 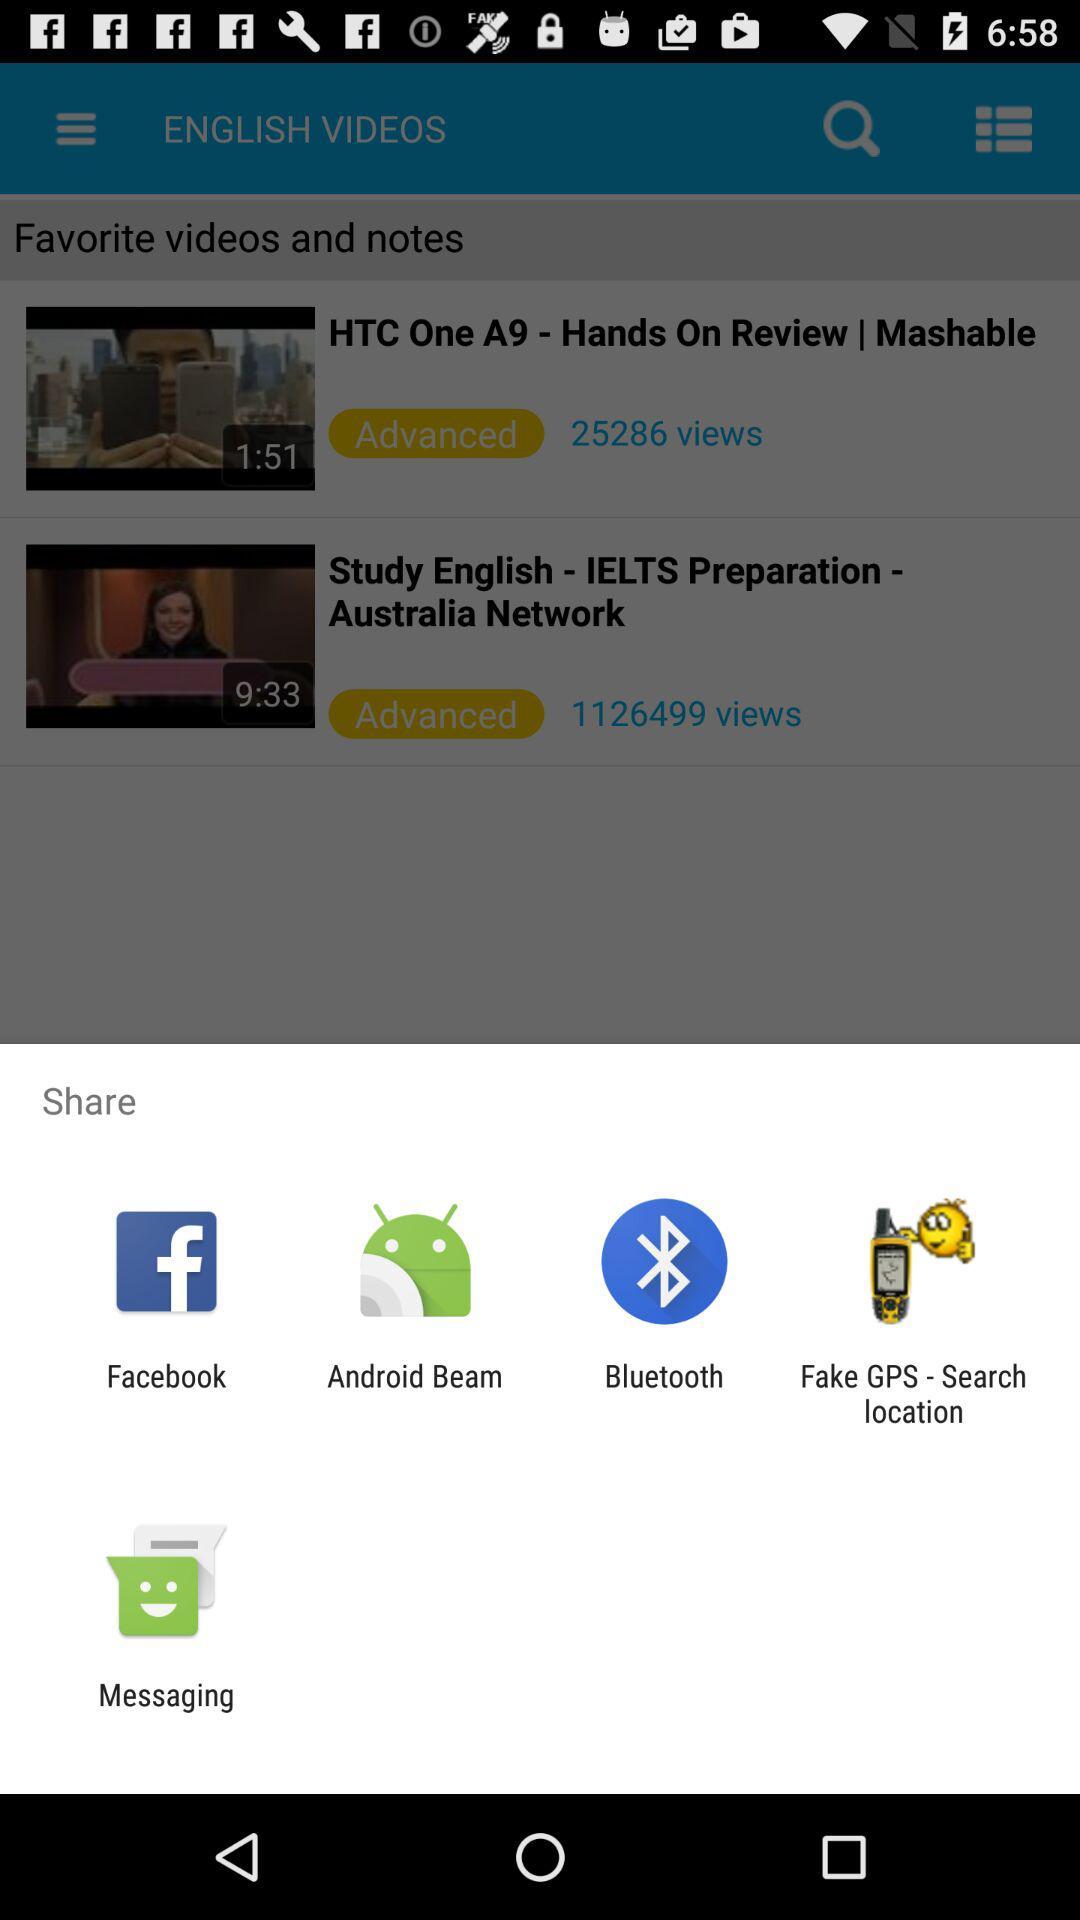 What do you see at coordinates (414, 1392) in the screenshot?
I see `the android beam` at bounding box center [414, 1392].